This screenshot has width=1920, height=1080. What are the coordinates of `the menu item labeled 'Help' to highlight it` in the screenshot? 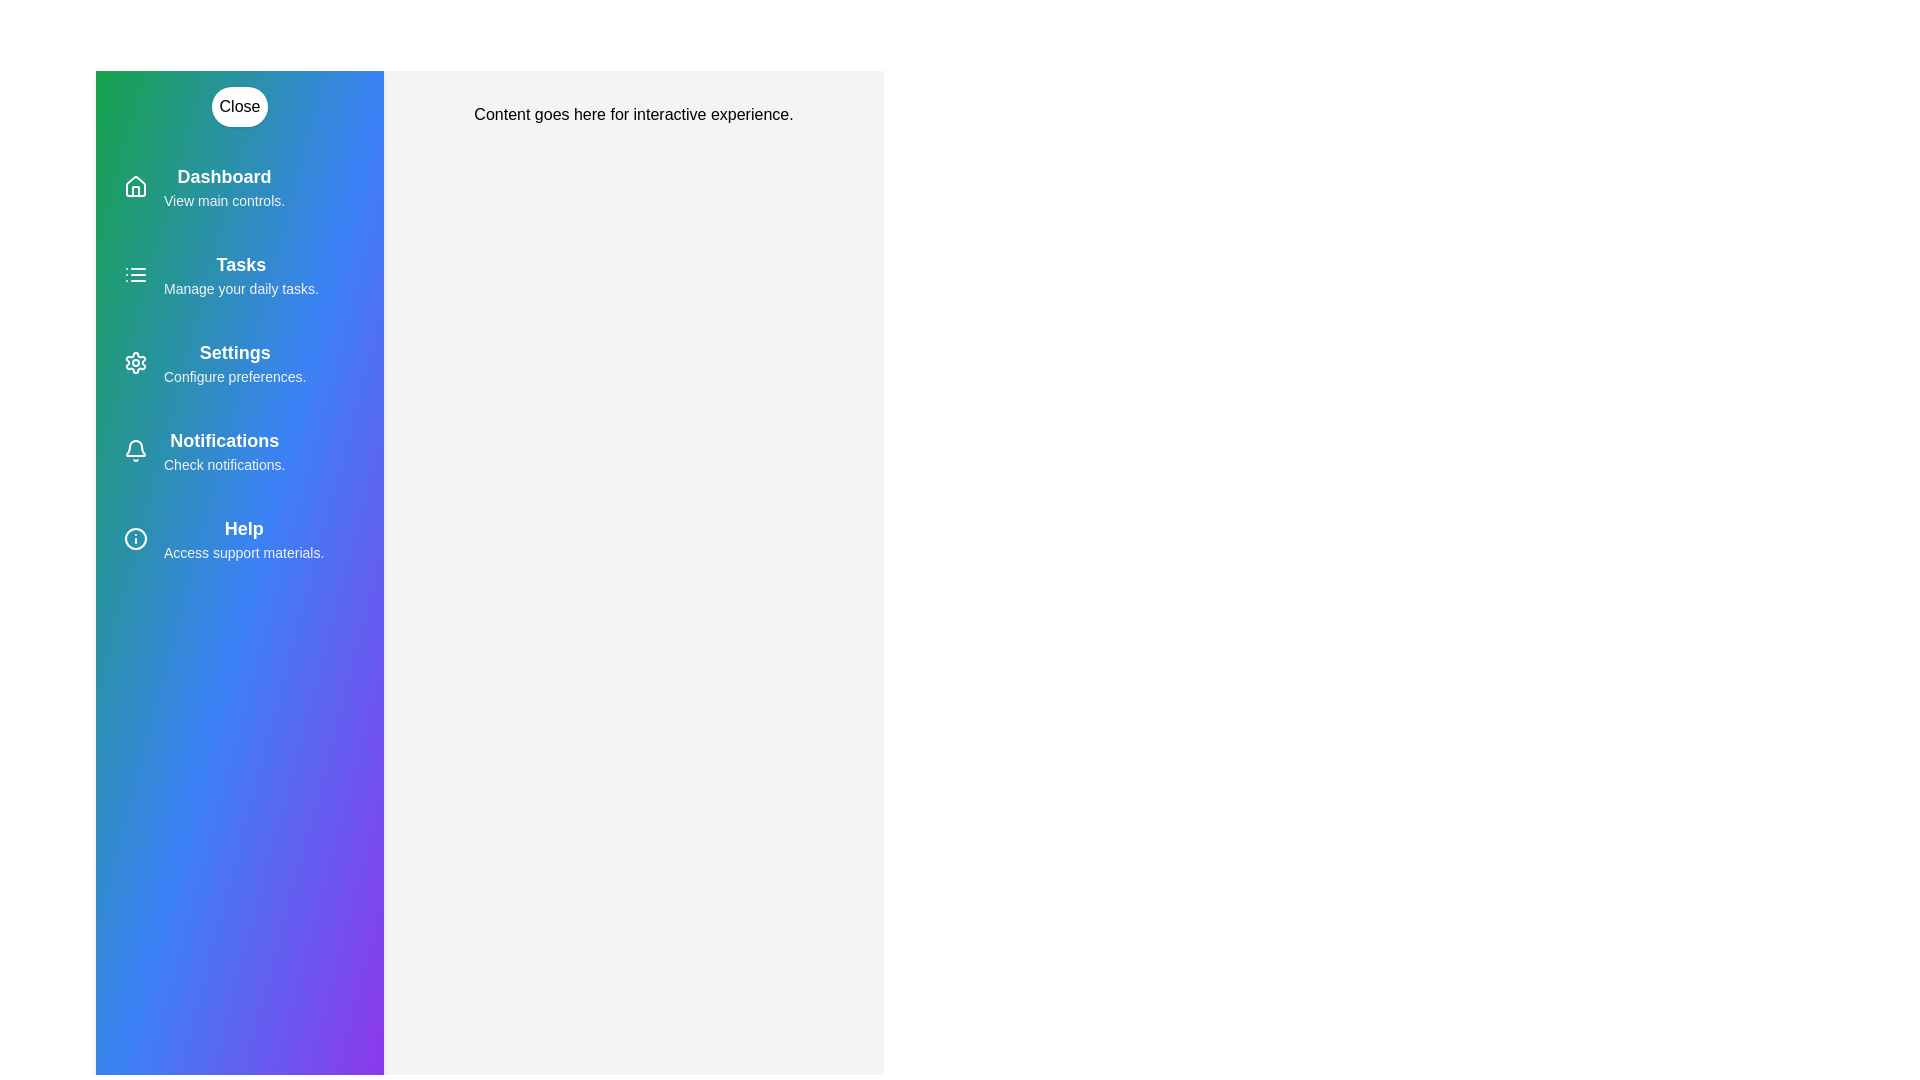 It's located at (240, 538).